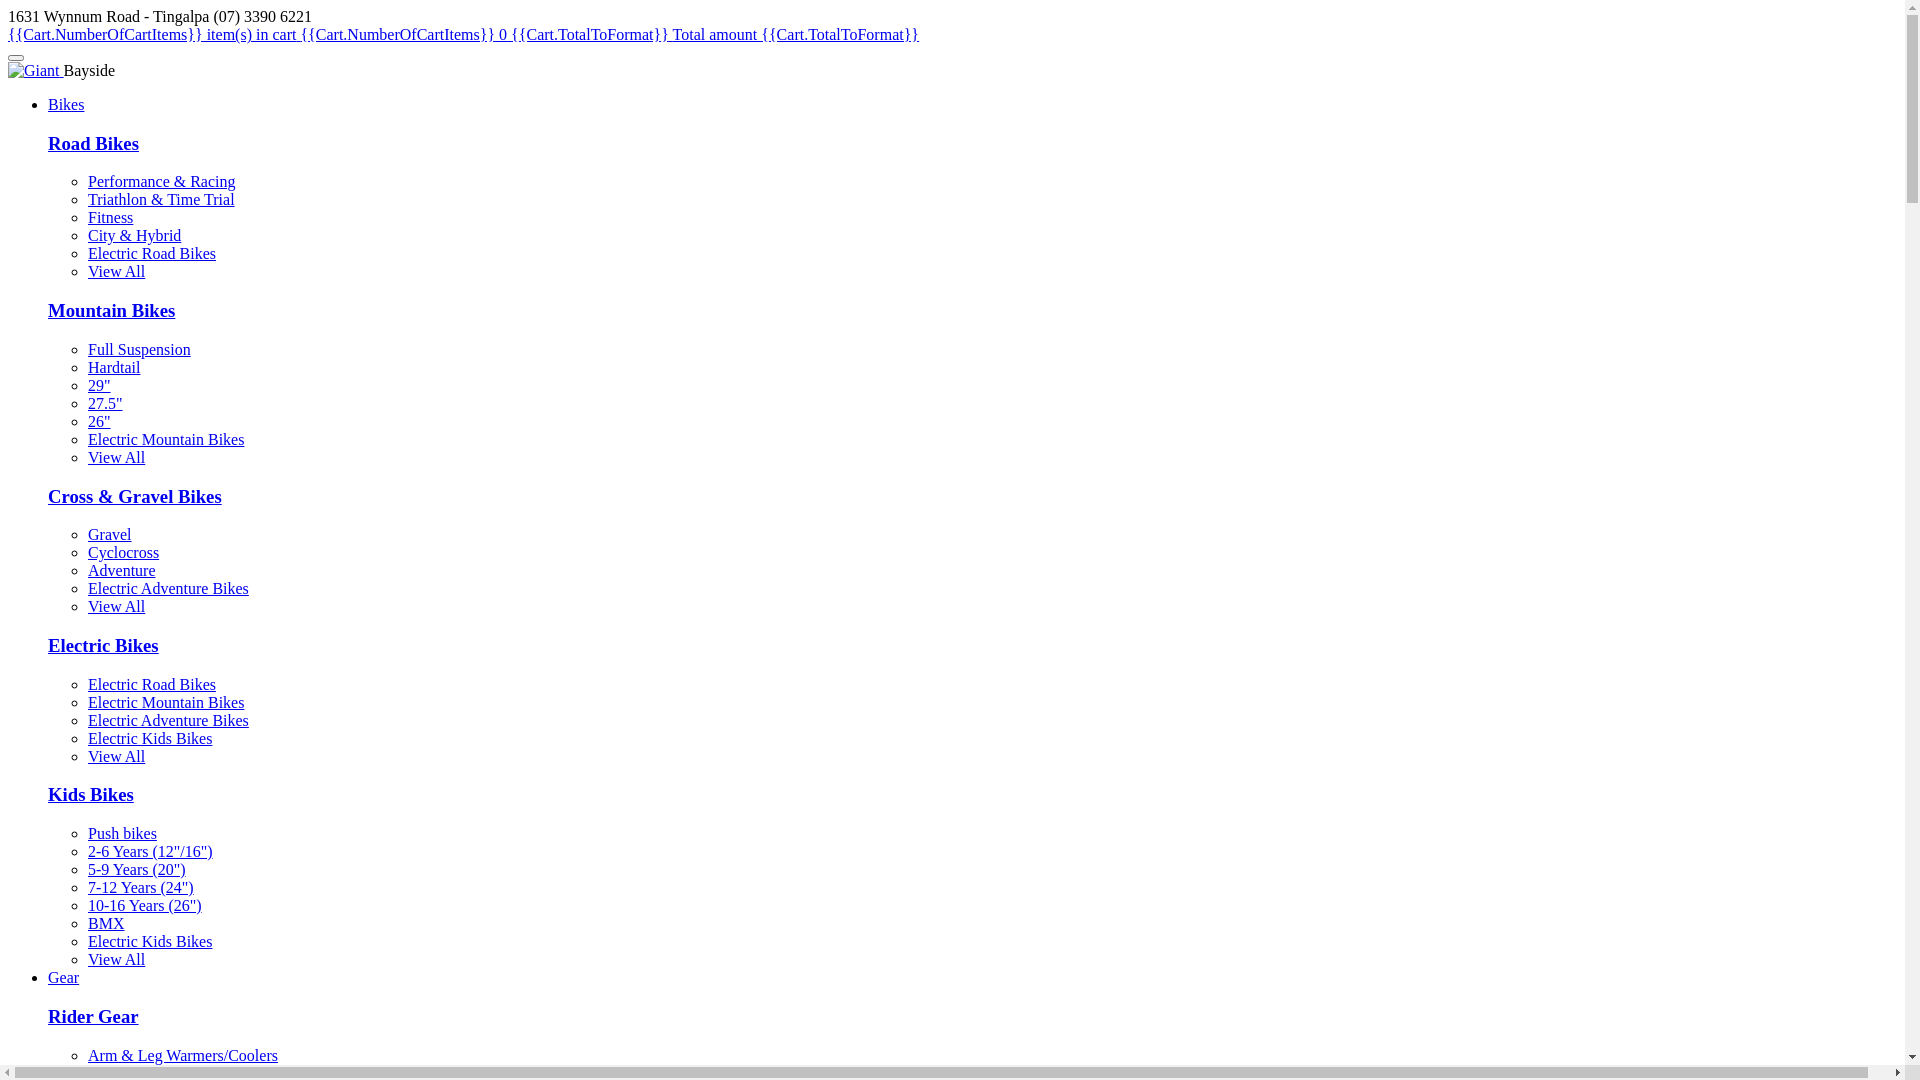 Image resolution: width=1920 pixels, height=1080 pixels. Describe the element at coordinates (149, 851) in the screenshot. I see `'2-6 Years (12"/16")'` at that location.